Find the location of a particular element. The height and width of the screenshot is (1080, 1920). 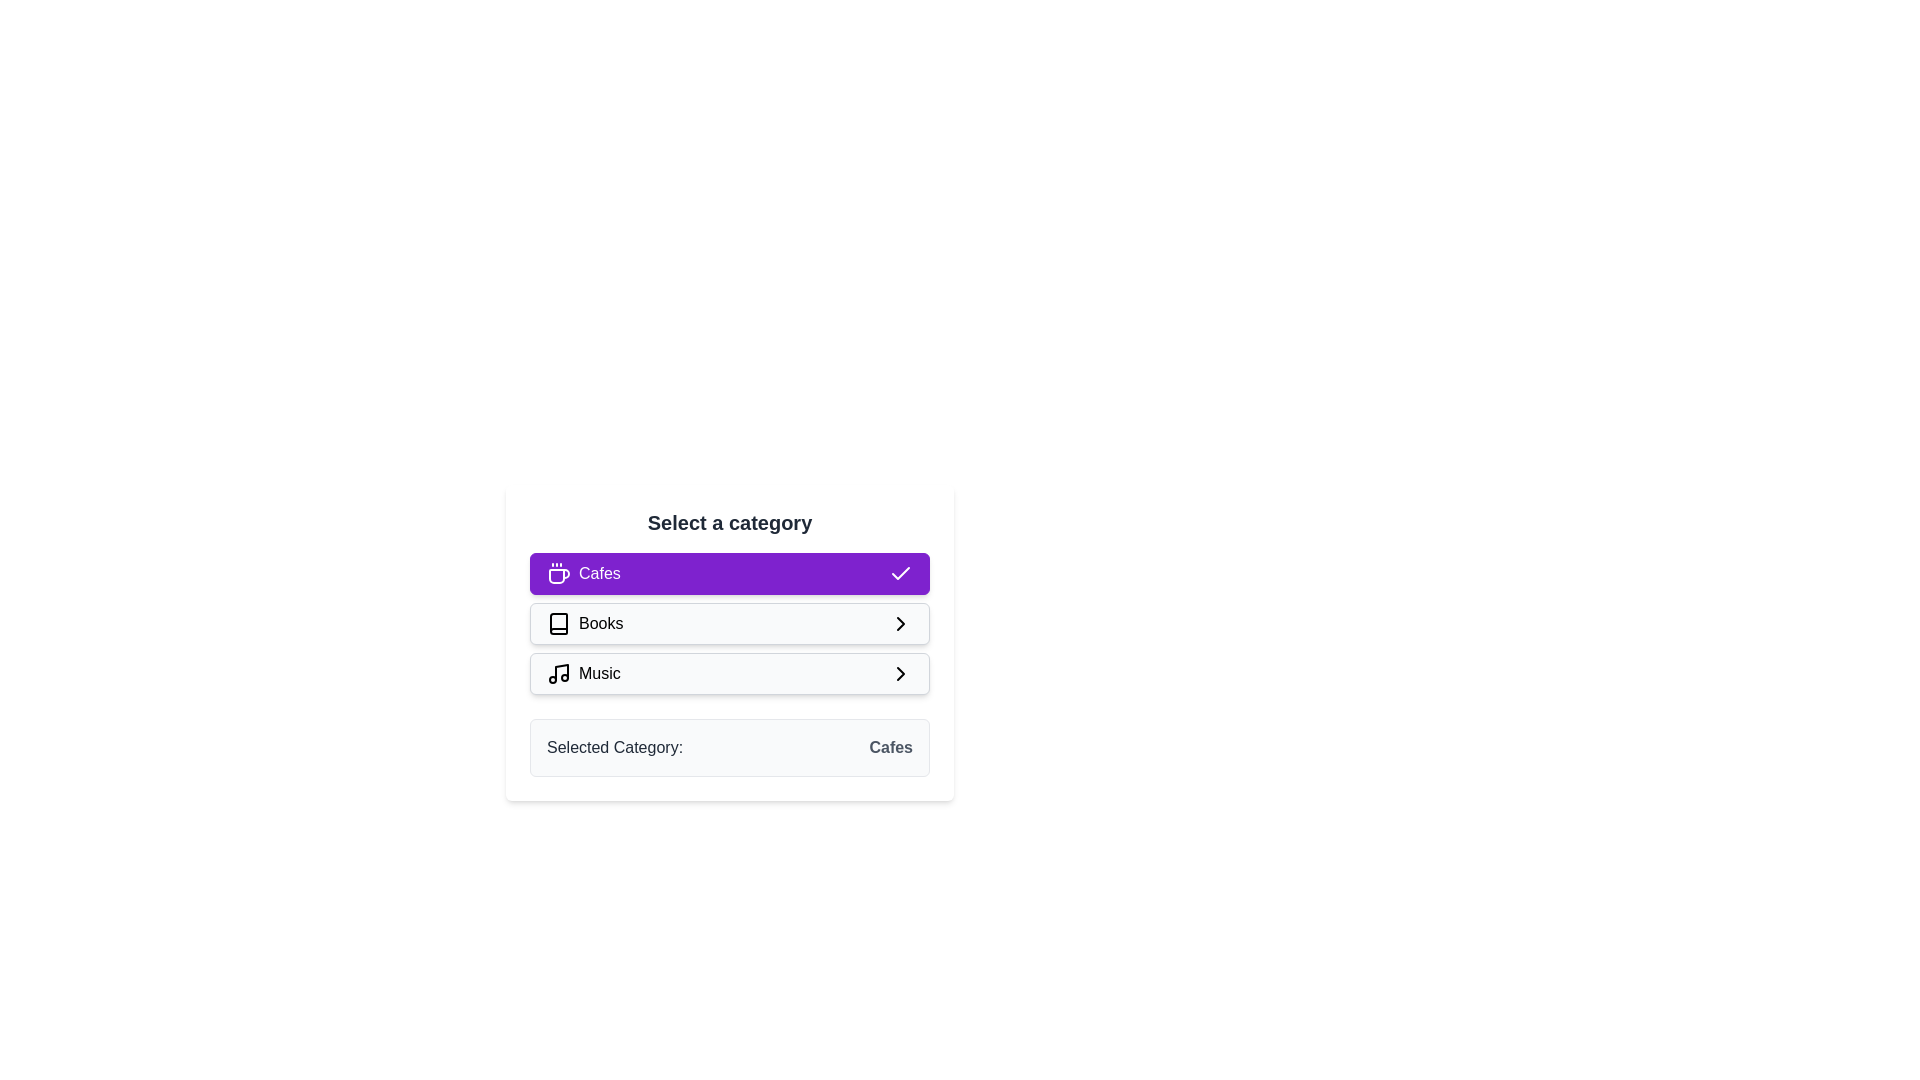

the right-facing chevron icon in the 'Books' selection row is located at coordinates (900, 623).